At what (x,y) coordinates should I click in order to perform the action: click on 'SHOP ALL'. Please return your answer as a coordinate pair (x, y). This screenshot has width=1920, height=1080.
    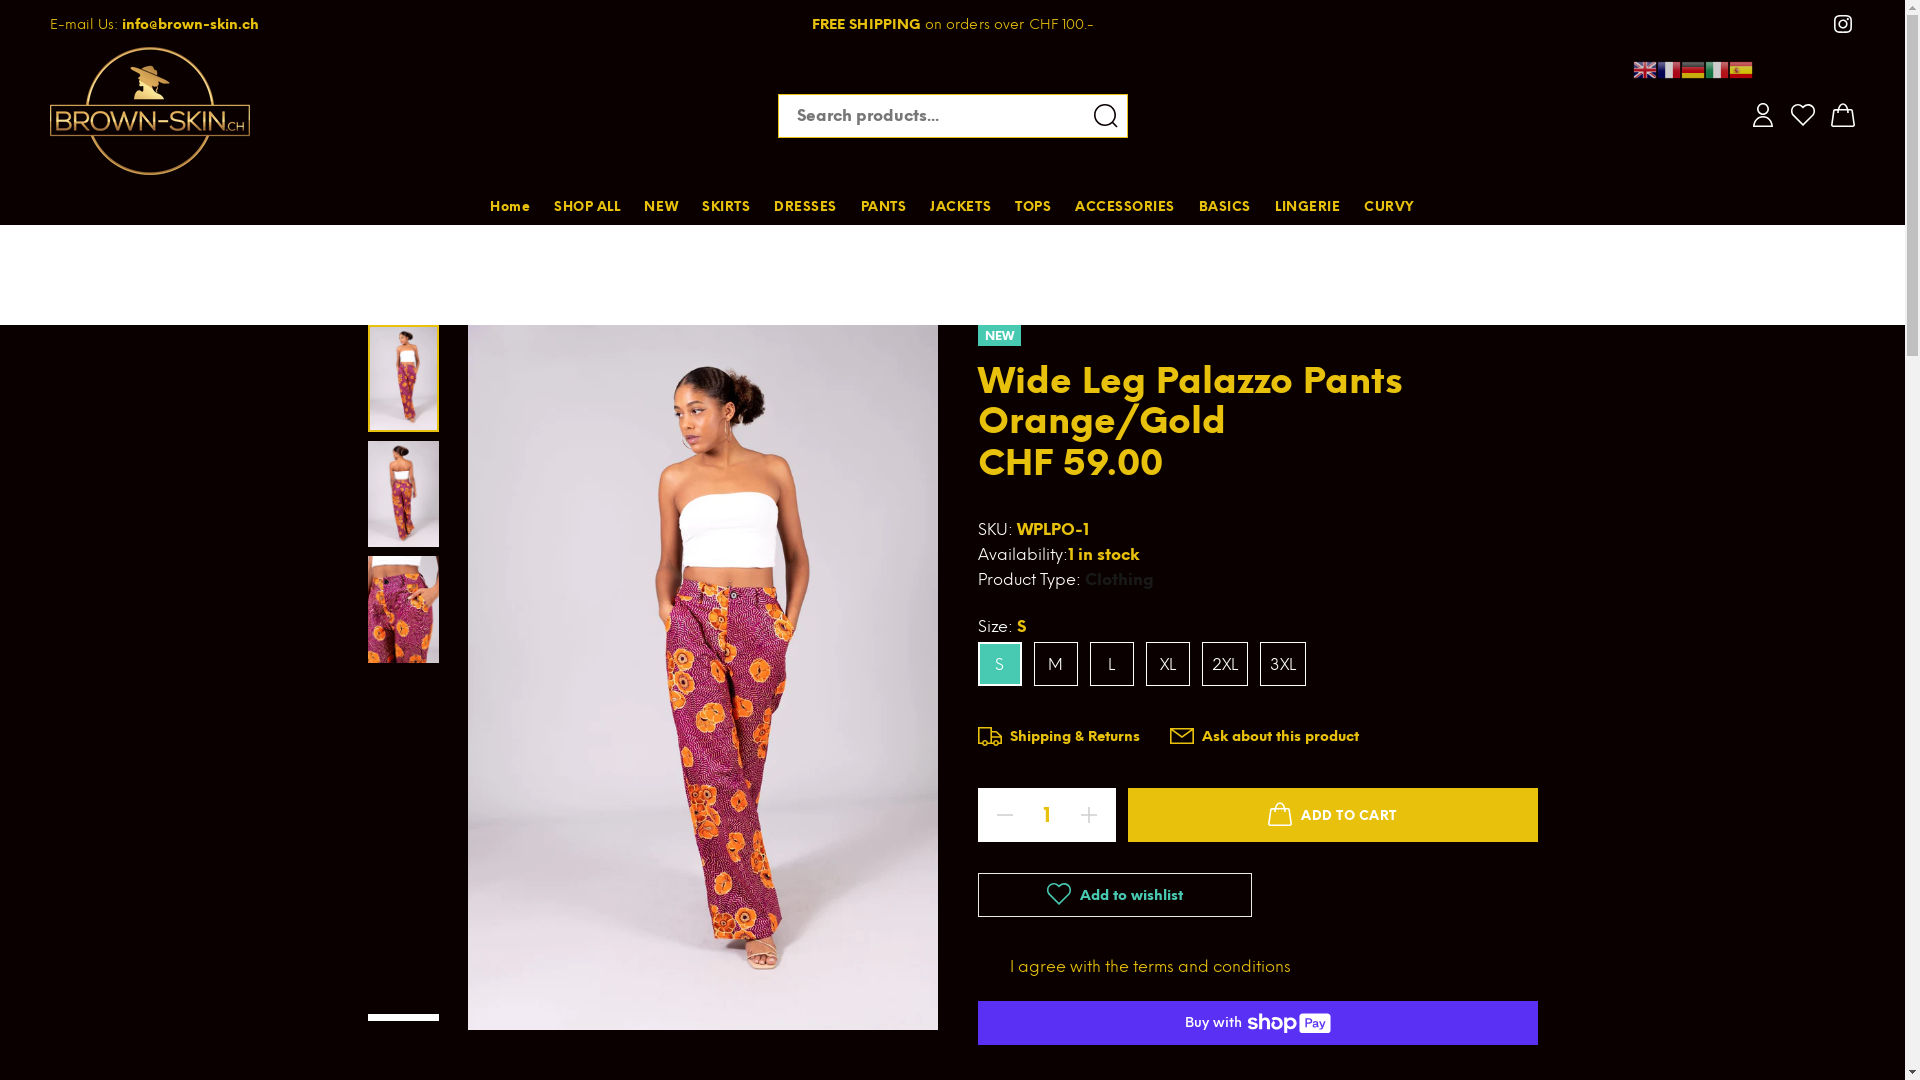
    Looking at the image, I should click on (585, 205).